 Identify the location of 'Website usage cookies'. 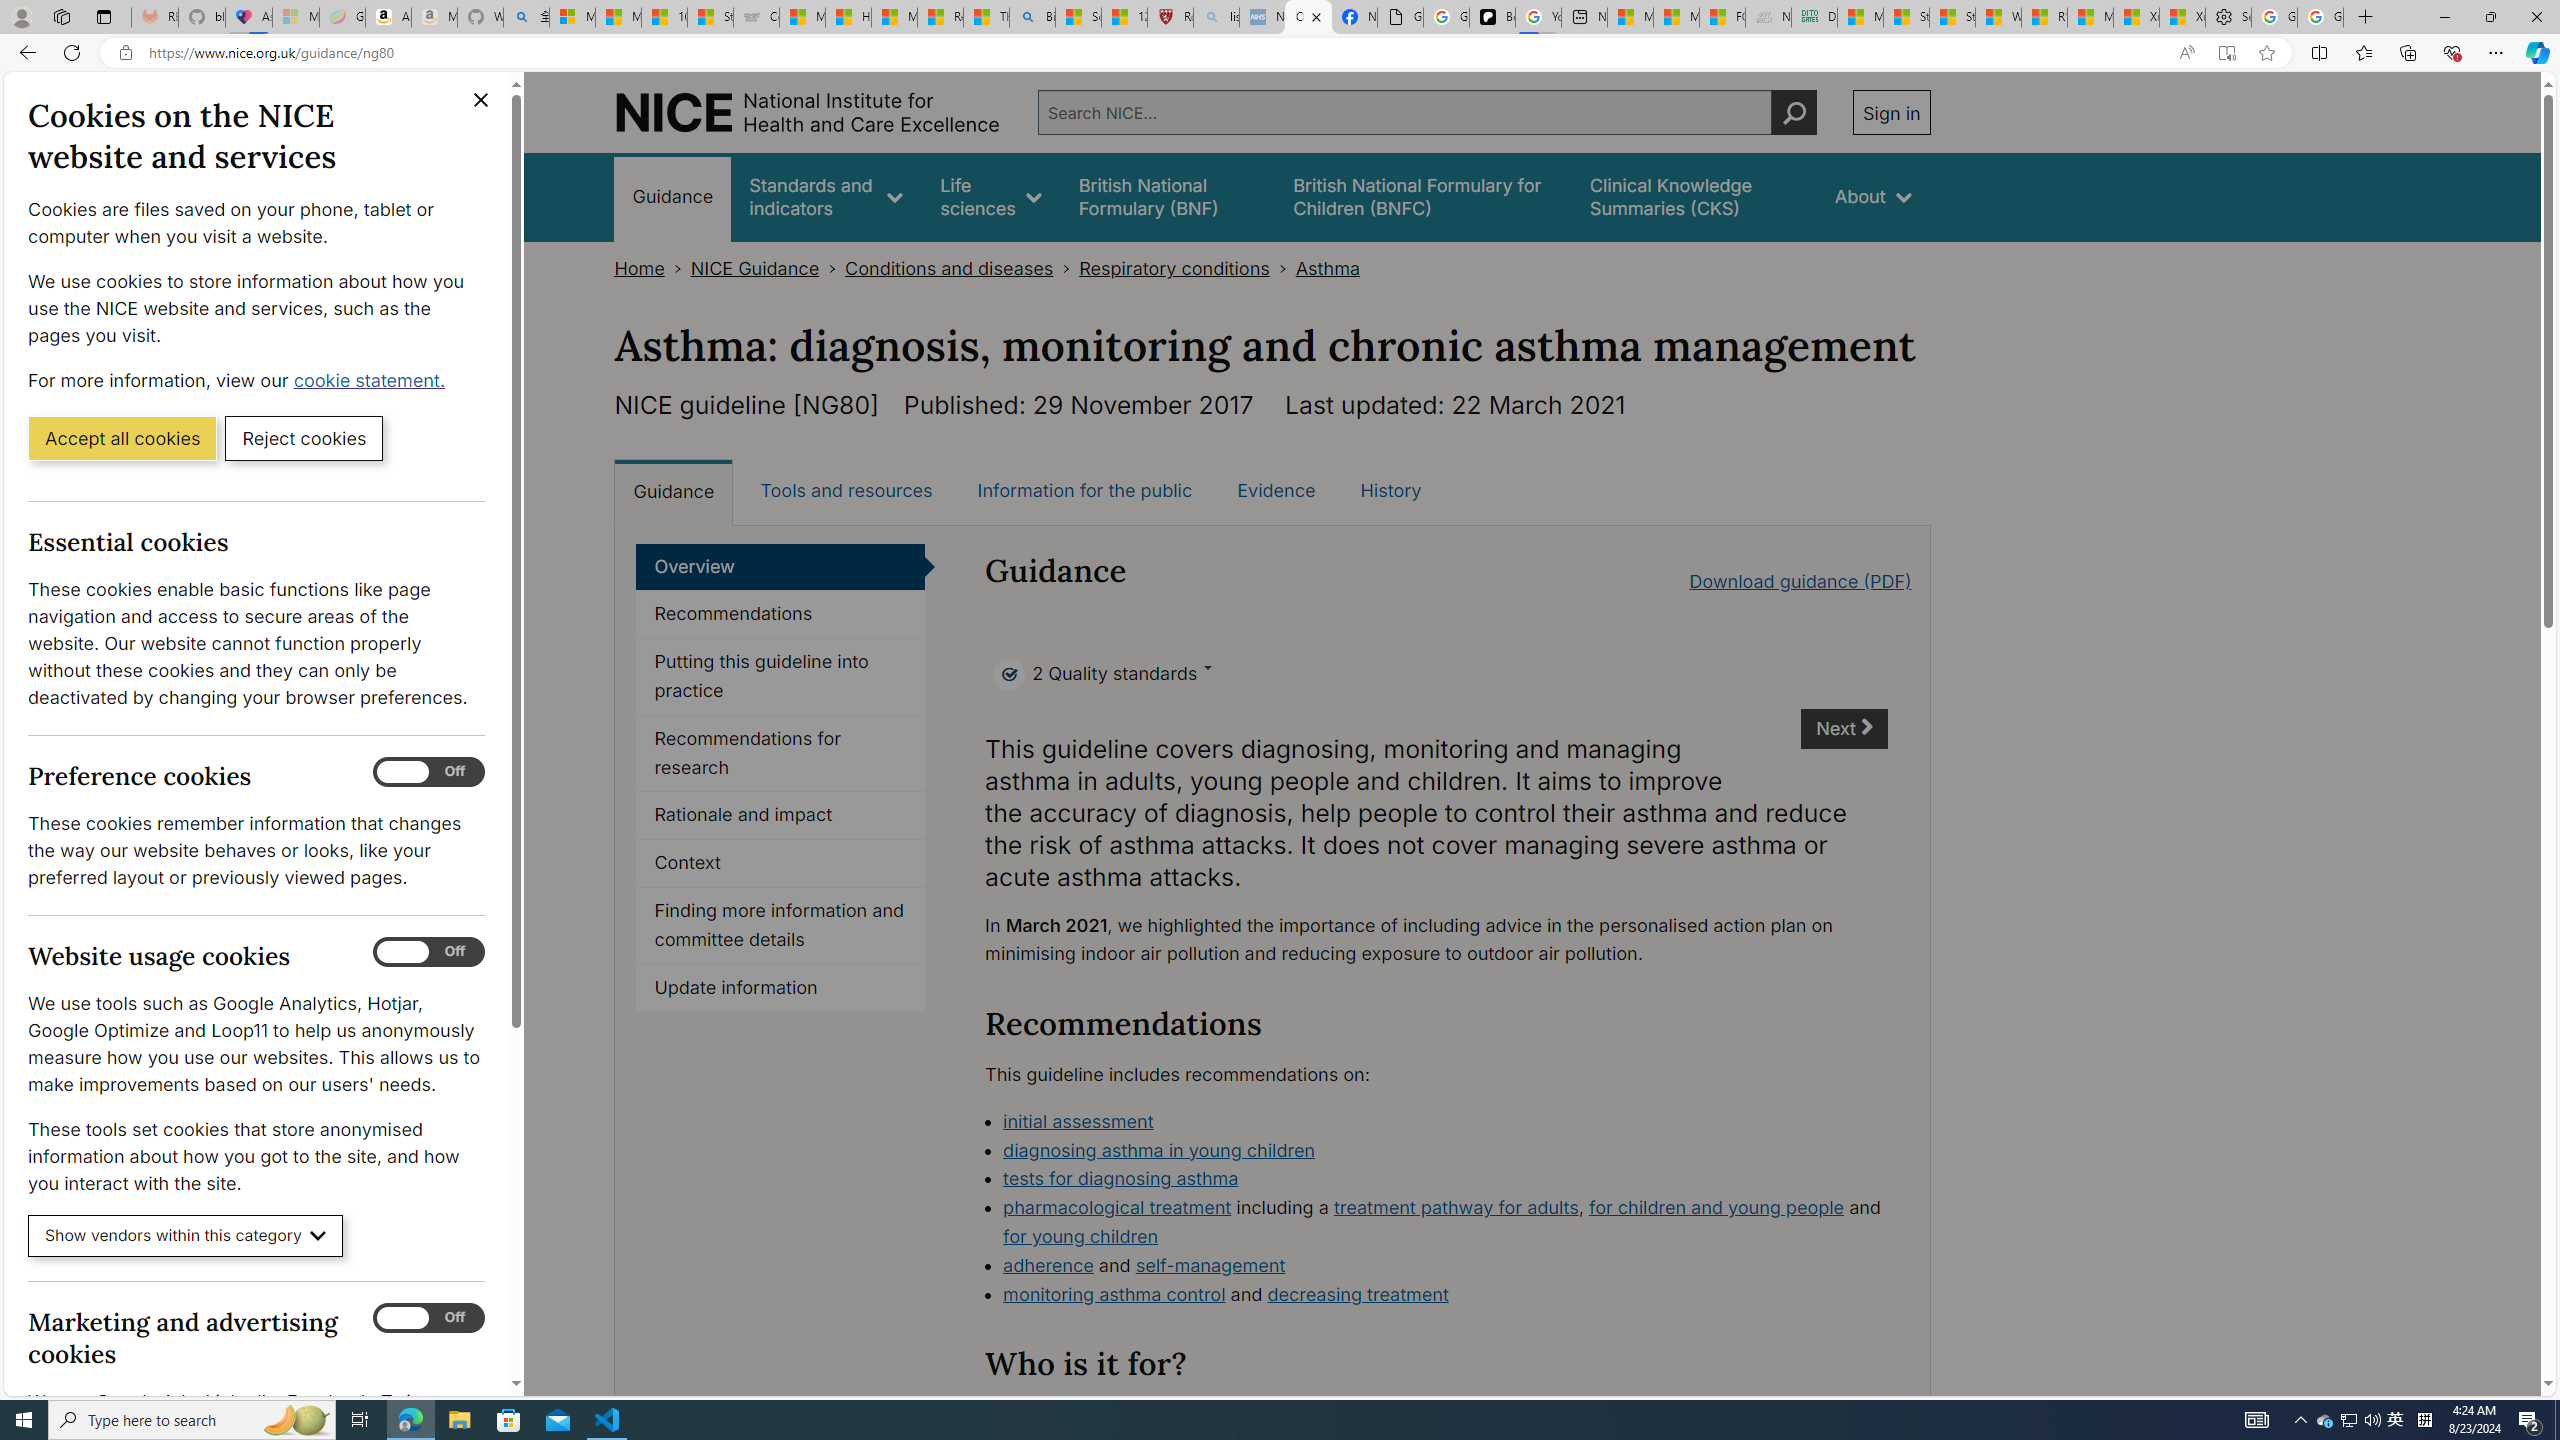
(428, 950).